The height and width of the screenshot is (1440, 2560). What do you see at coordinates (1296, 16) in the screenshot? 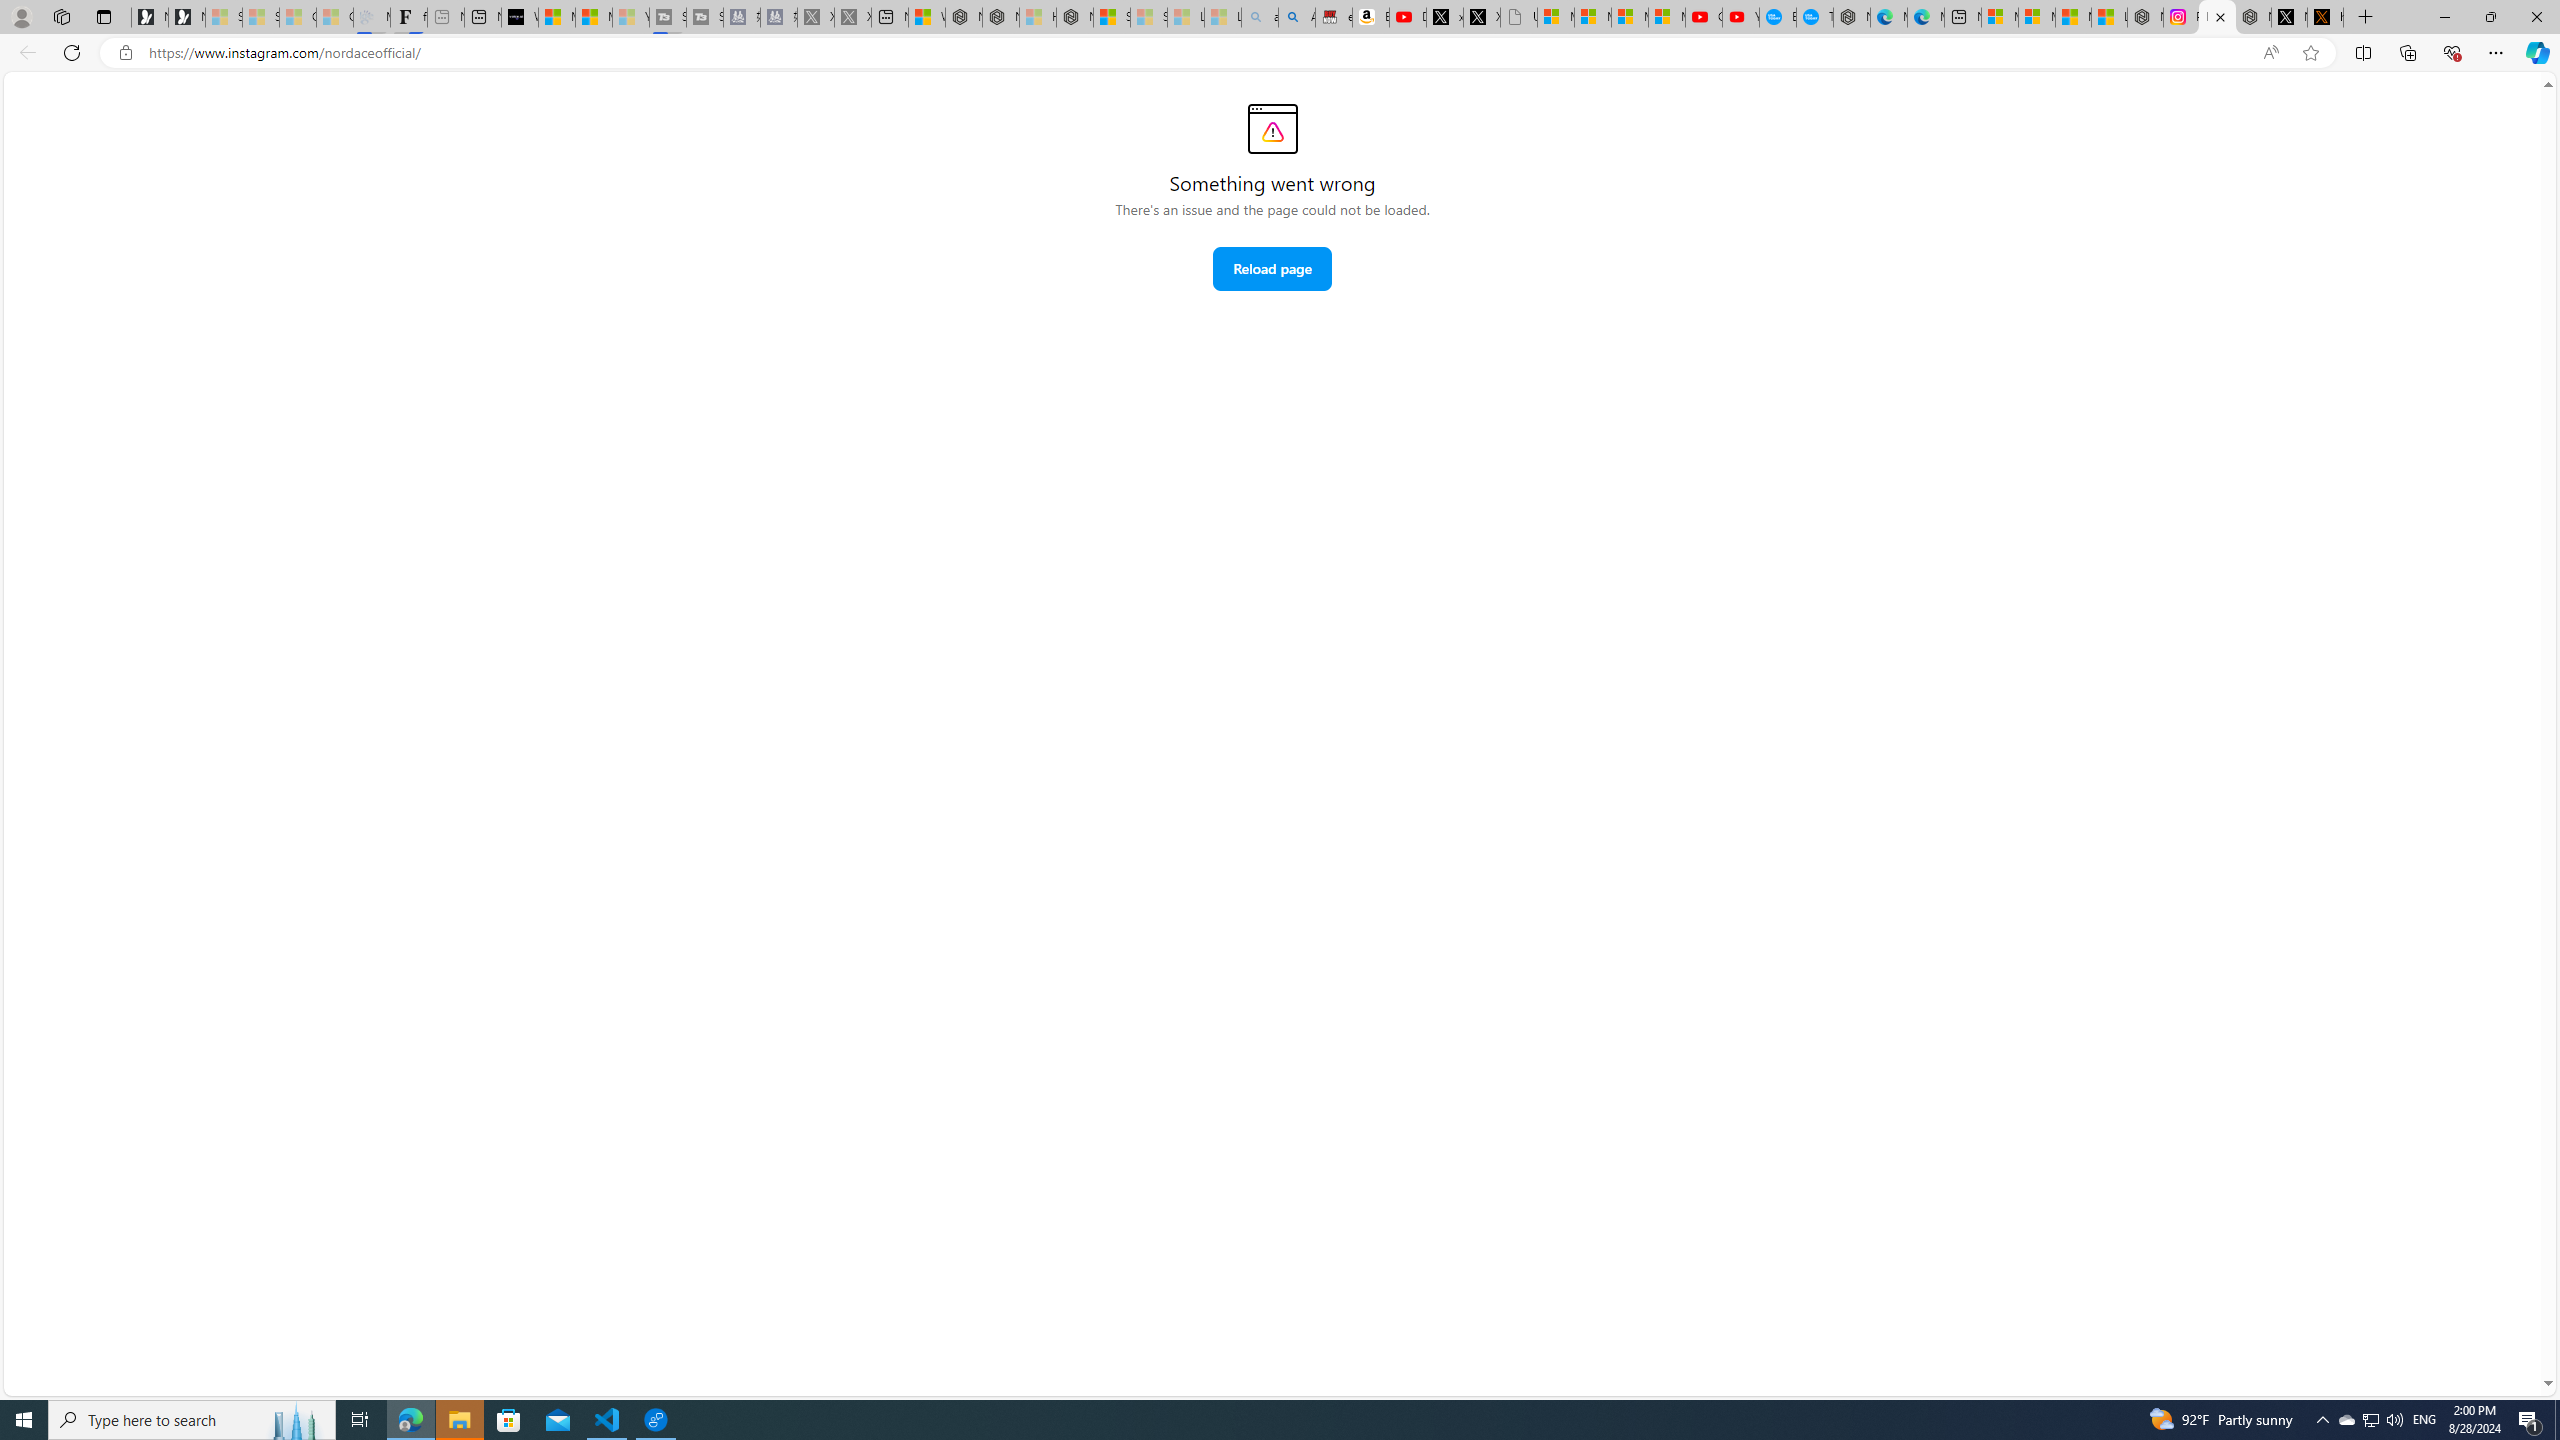
I see `'Amazon Echo Dot PNG - Search Images'` at bounding box center [1296, 16].